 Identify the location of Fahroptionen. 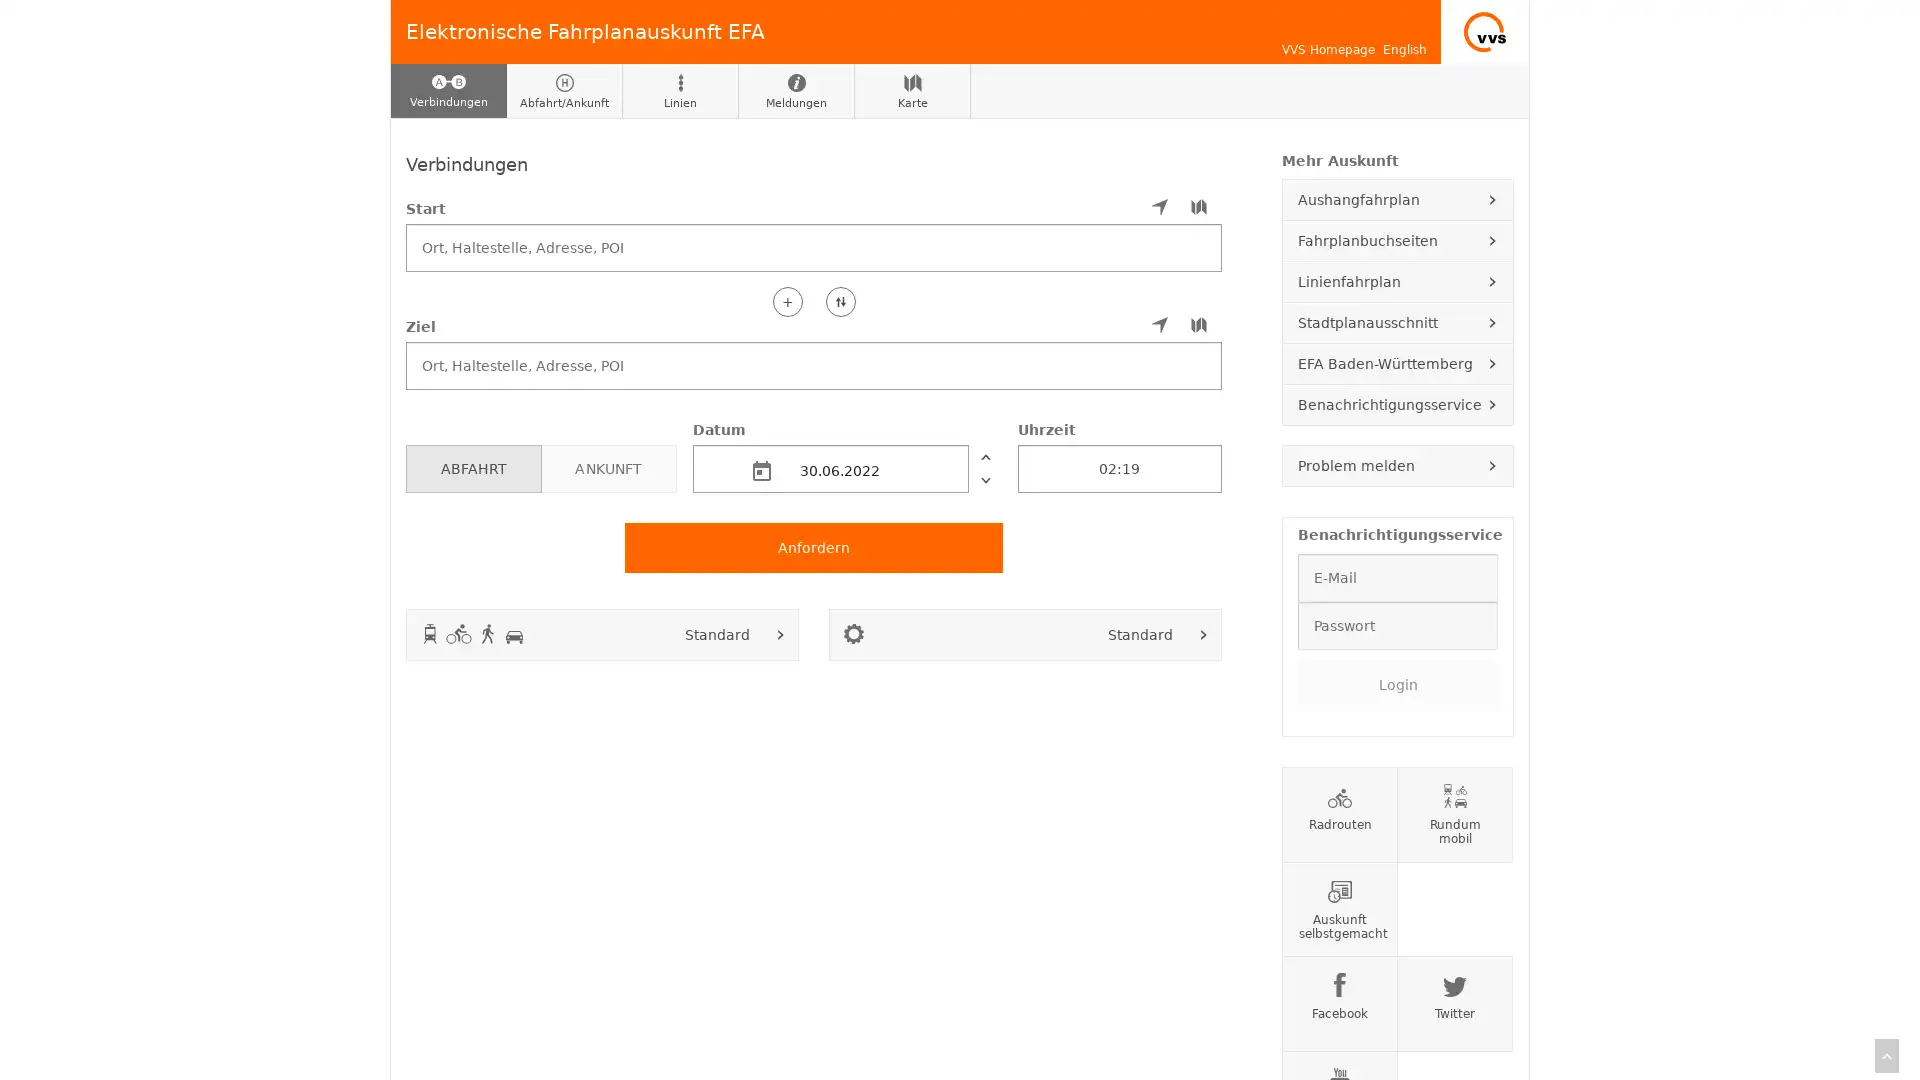
(1203, 633).